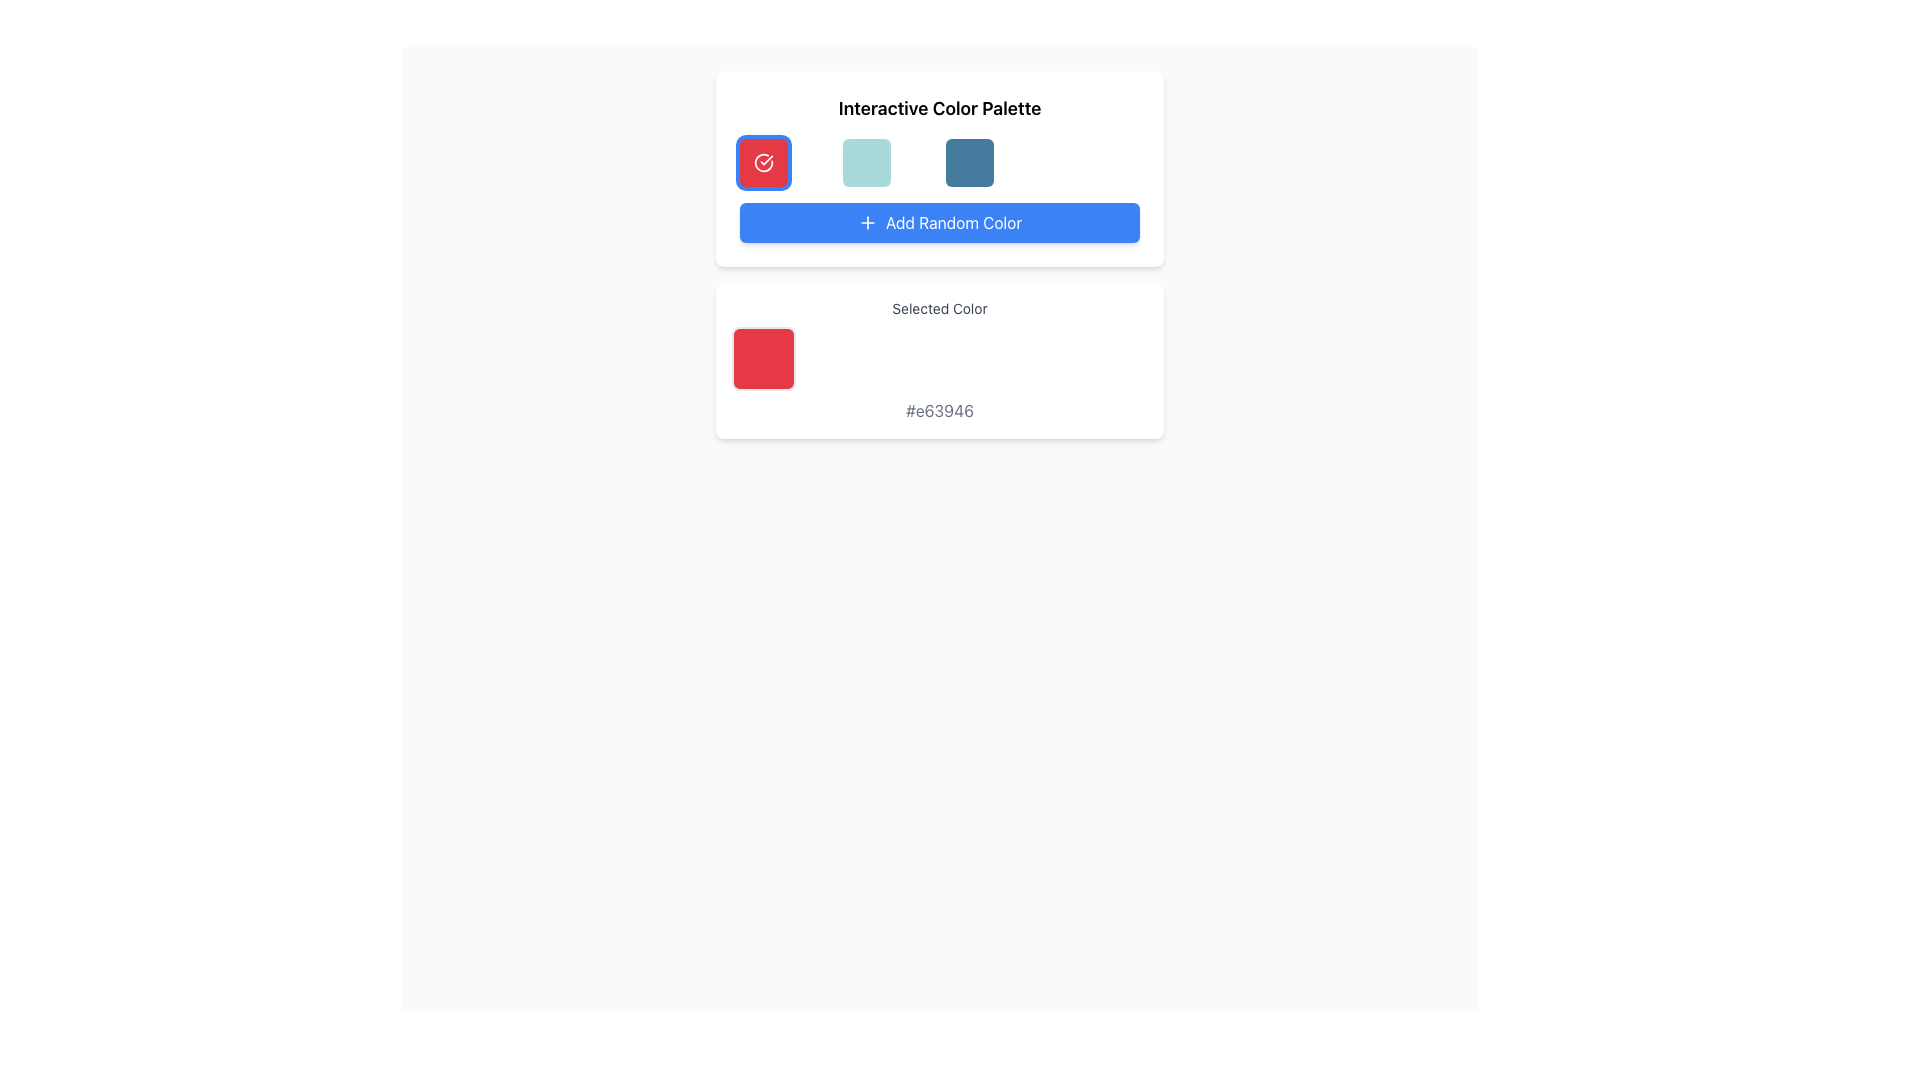 The image size is (1920, 1080). What do you see at coordinates (969, 161) in the screenshot?
I see `the fourth color selection button in the Interactive Color Palette` at bounding box center [969, 161].